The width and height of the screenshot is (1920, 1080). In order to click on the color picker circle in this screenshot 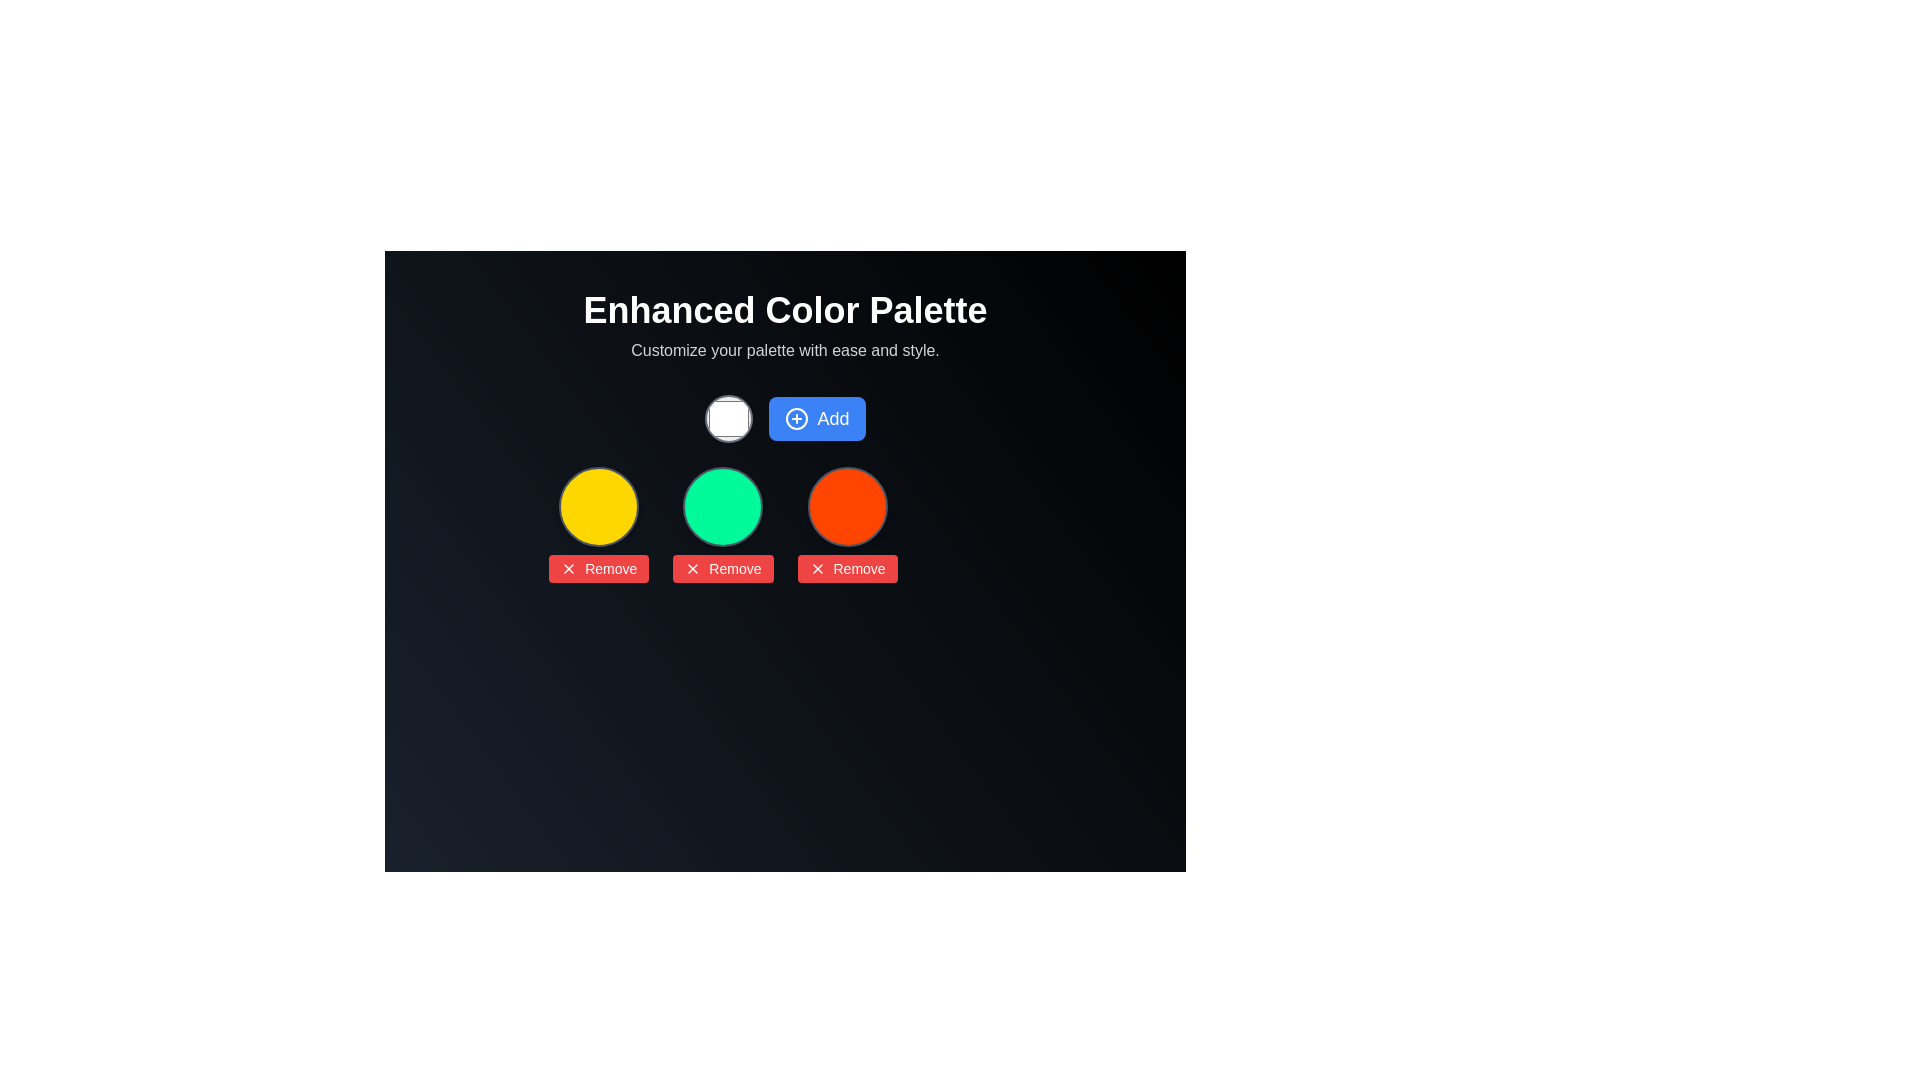, I will do `click(728, 418)`.